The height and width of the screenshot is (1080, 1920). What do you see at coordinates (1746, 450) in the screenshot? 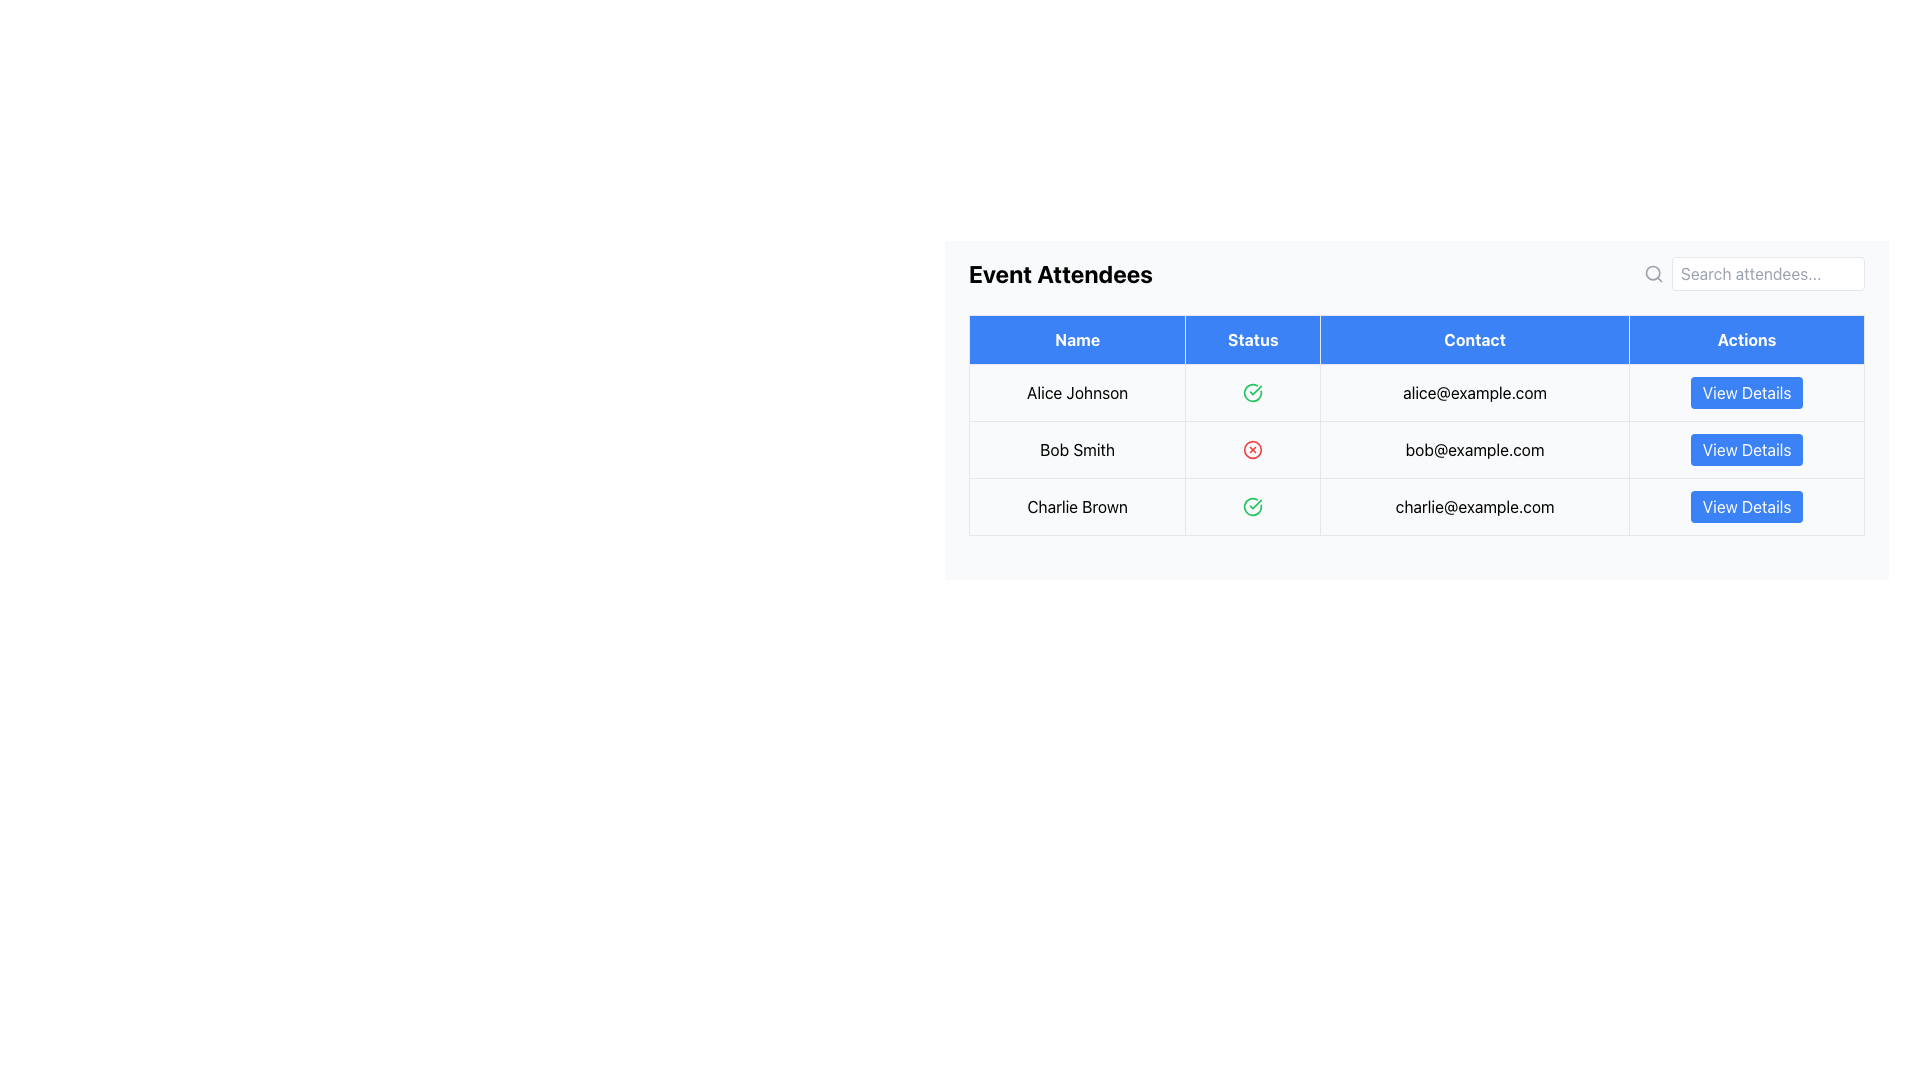
I see `the blue 'View Details' button with white text in the 'Actions' column for the contact 'bob@example.com'` at bounding box center [1746, 450].